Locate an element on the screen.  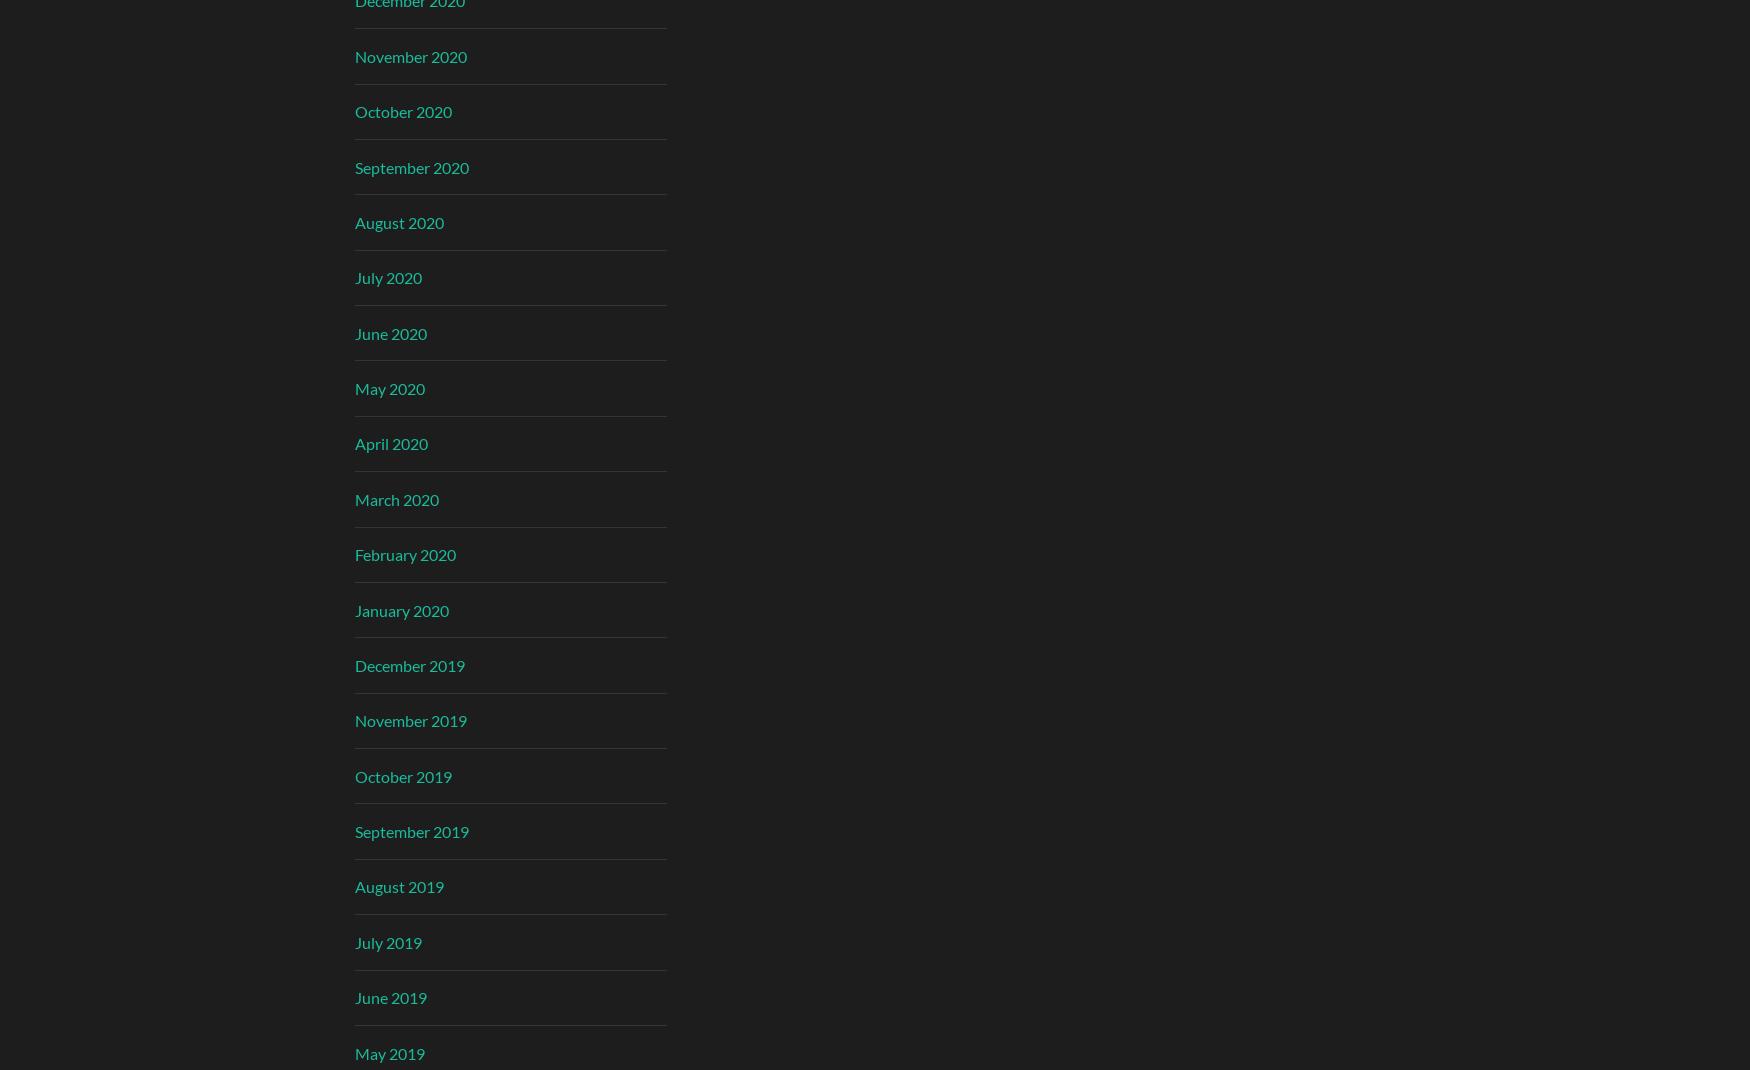
'November 2019' is located at coordinates (410, 719).